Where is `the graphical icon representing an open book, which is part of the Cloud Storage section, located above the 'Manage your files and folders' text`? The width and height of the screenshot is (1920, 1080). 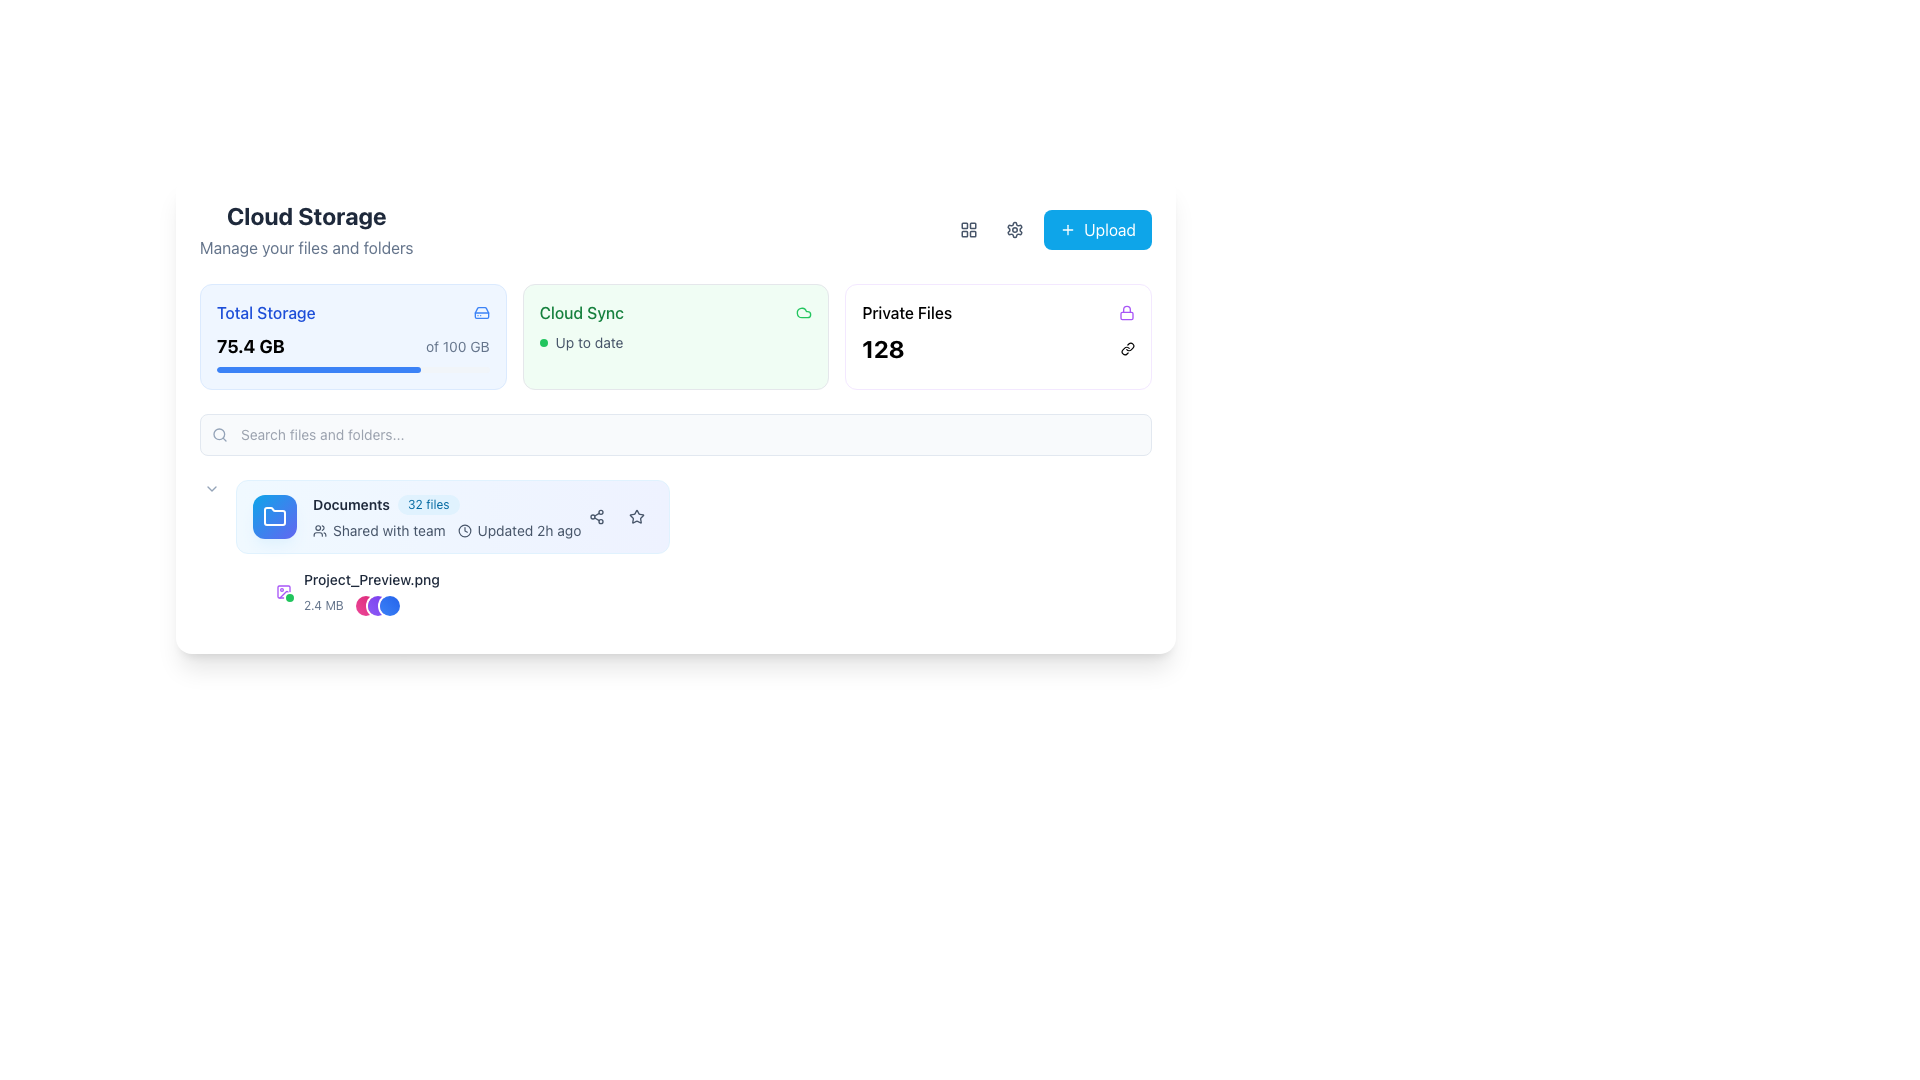 the graphical icon representing an open book, which is part of the Cloud Storage section, located above the 'Manage your files and folders' text is located at coordinates (225, 238).